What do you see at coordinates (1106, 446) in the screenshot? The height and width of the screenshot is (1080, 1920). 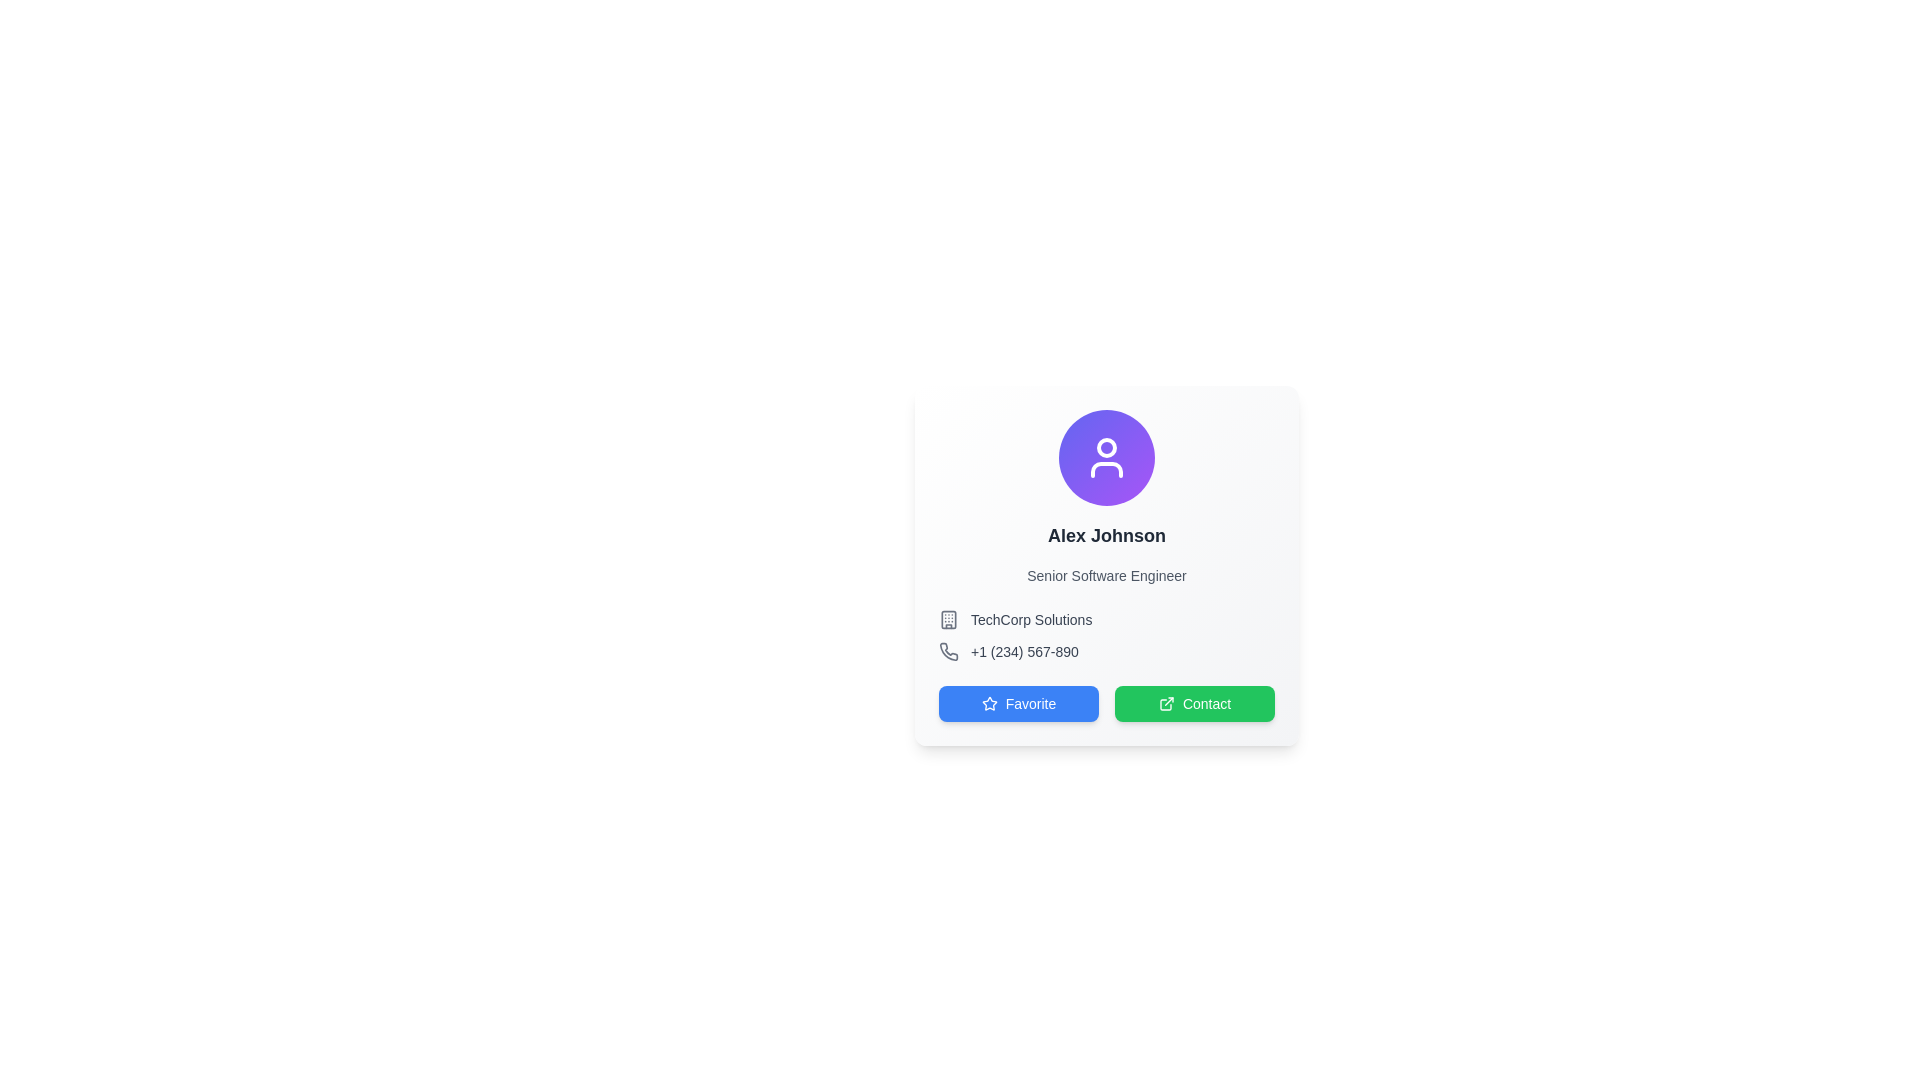 I see `the SVG Circle that represents a user within the avatar illustration at the top of the user card layout` at bounding box center [1106, 446].